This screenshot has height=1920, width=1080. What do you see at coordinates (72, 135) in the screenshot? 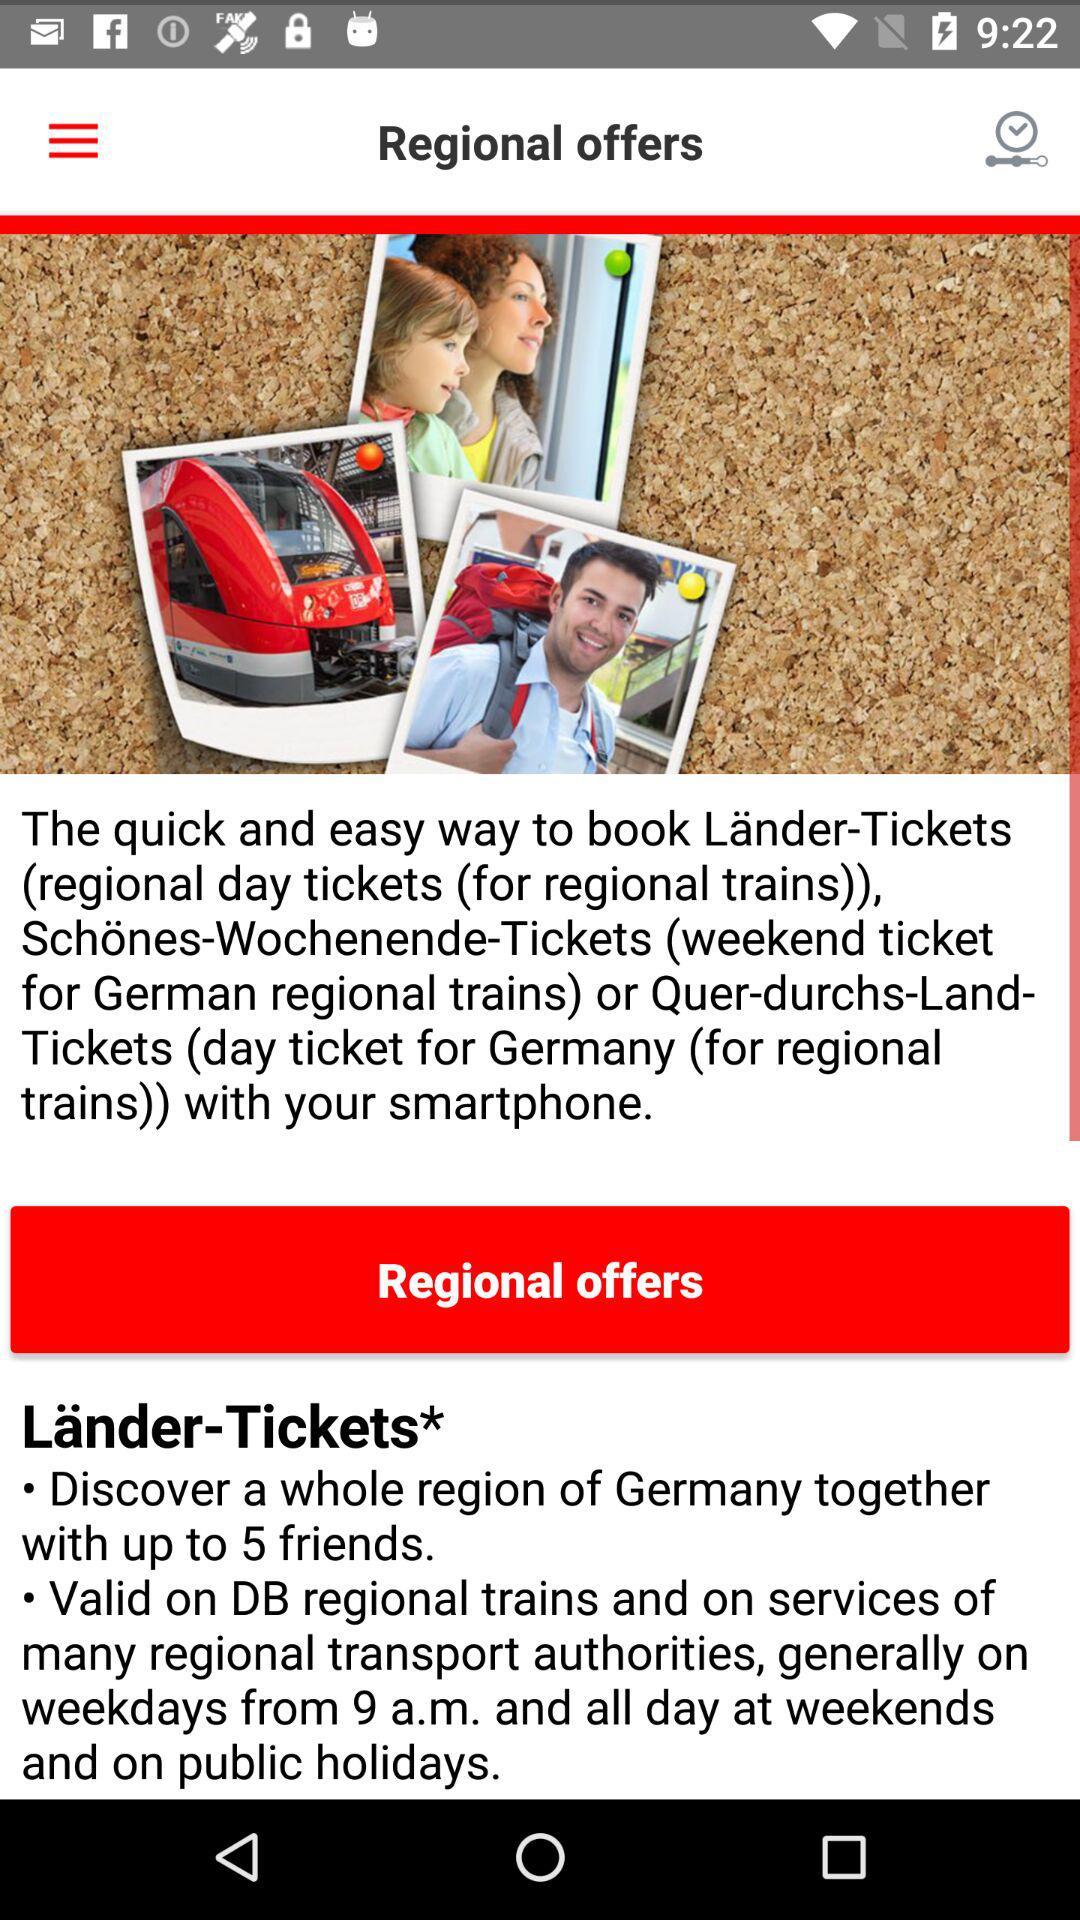
I see `item next to regional offers icon` at bounding box center [72, 135].